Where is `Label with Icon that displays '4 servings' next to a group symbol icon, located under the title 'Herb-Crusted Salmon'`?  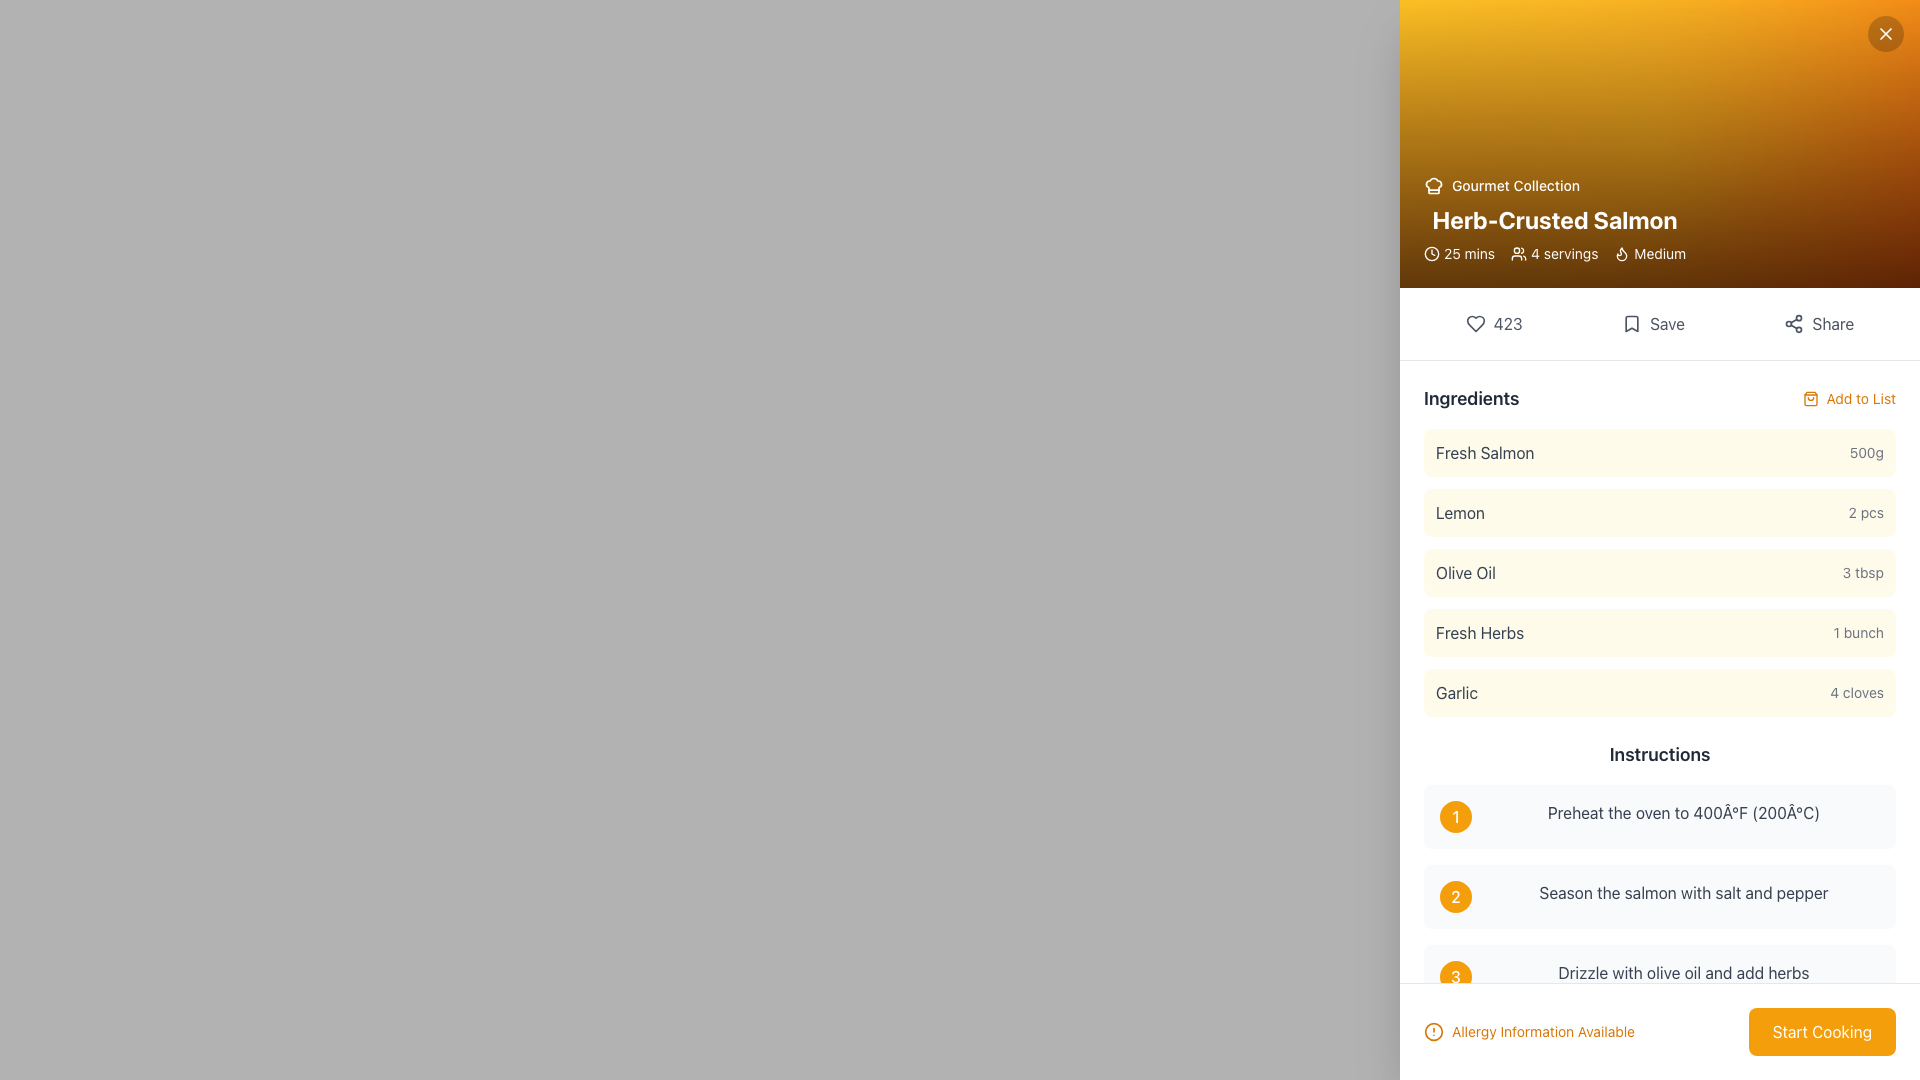 Label with Icon that displays '4 servings' next to a group symbol icon, located under the title 'Herb-Crusted Salmon' is located at coordinates (1553, 253).